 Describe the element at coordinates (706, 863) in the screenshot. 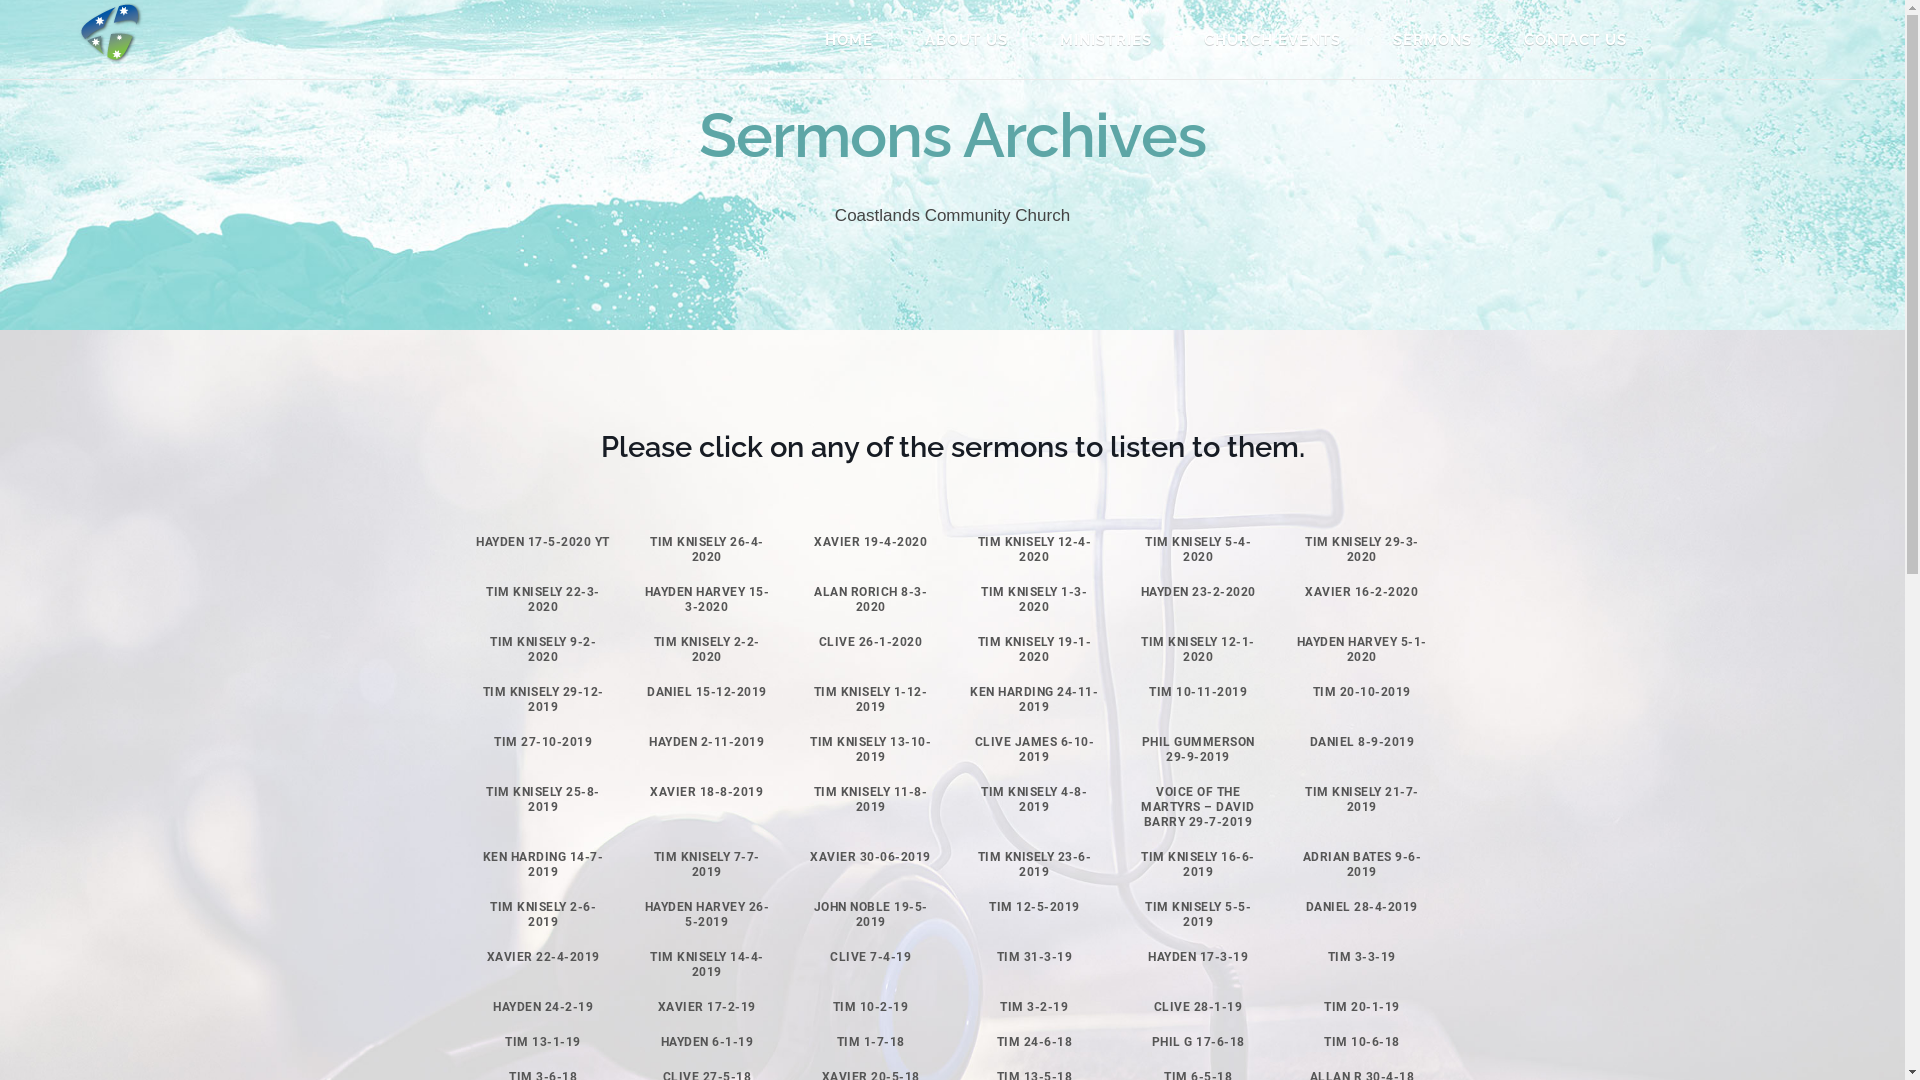

I see `'TIM KNISELY 7-7-2019'` at that location.